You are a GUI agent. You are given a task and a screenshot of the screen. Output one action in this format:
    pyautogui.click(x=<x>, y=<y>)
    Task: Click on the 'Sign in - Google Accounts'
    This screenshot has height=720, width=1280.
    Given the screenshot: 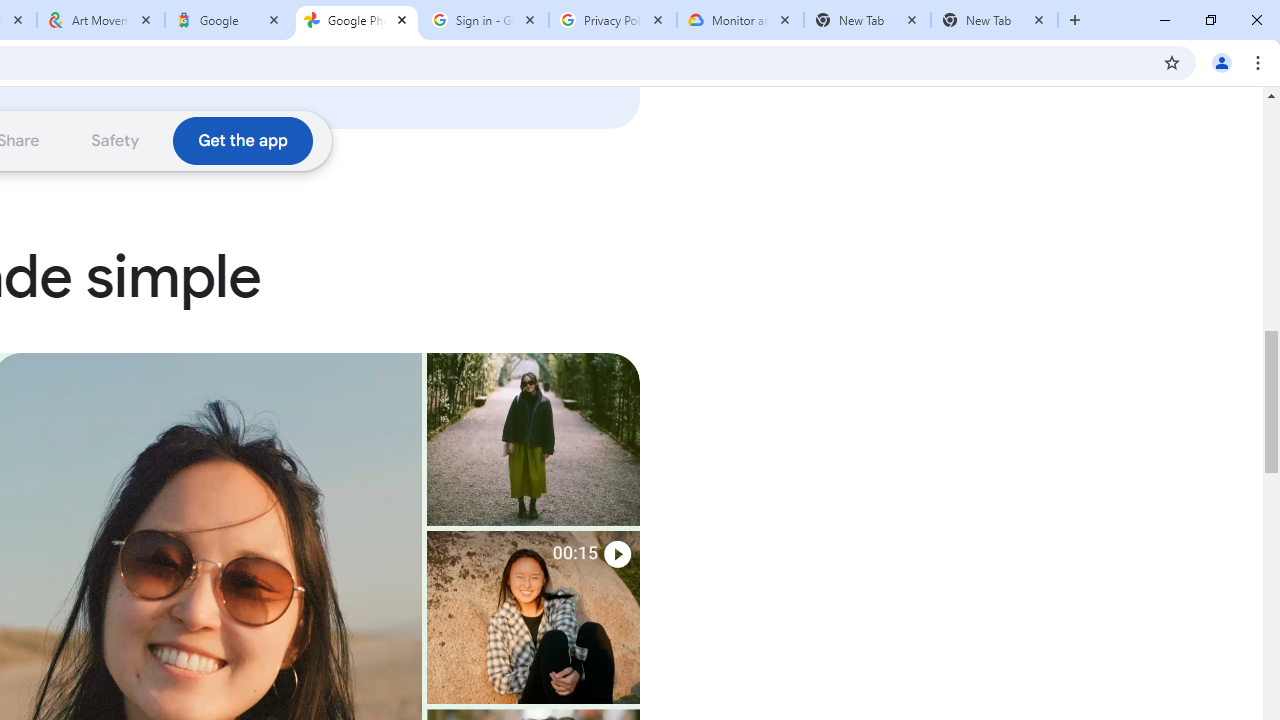 What is the action you would take?
    pyautogui.click(x=485, y=20)
    